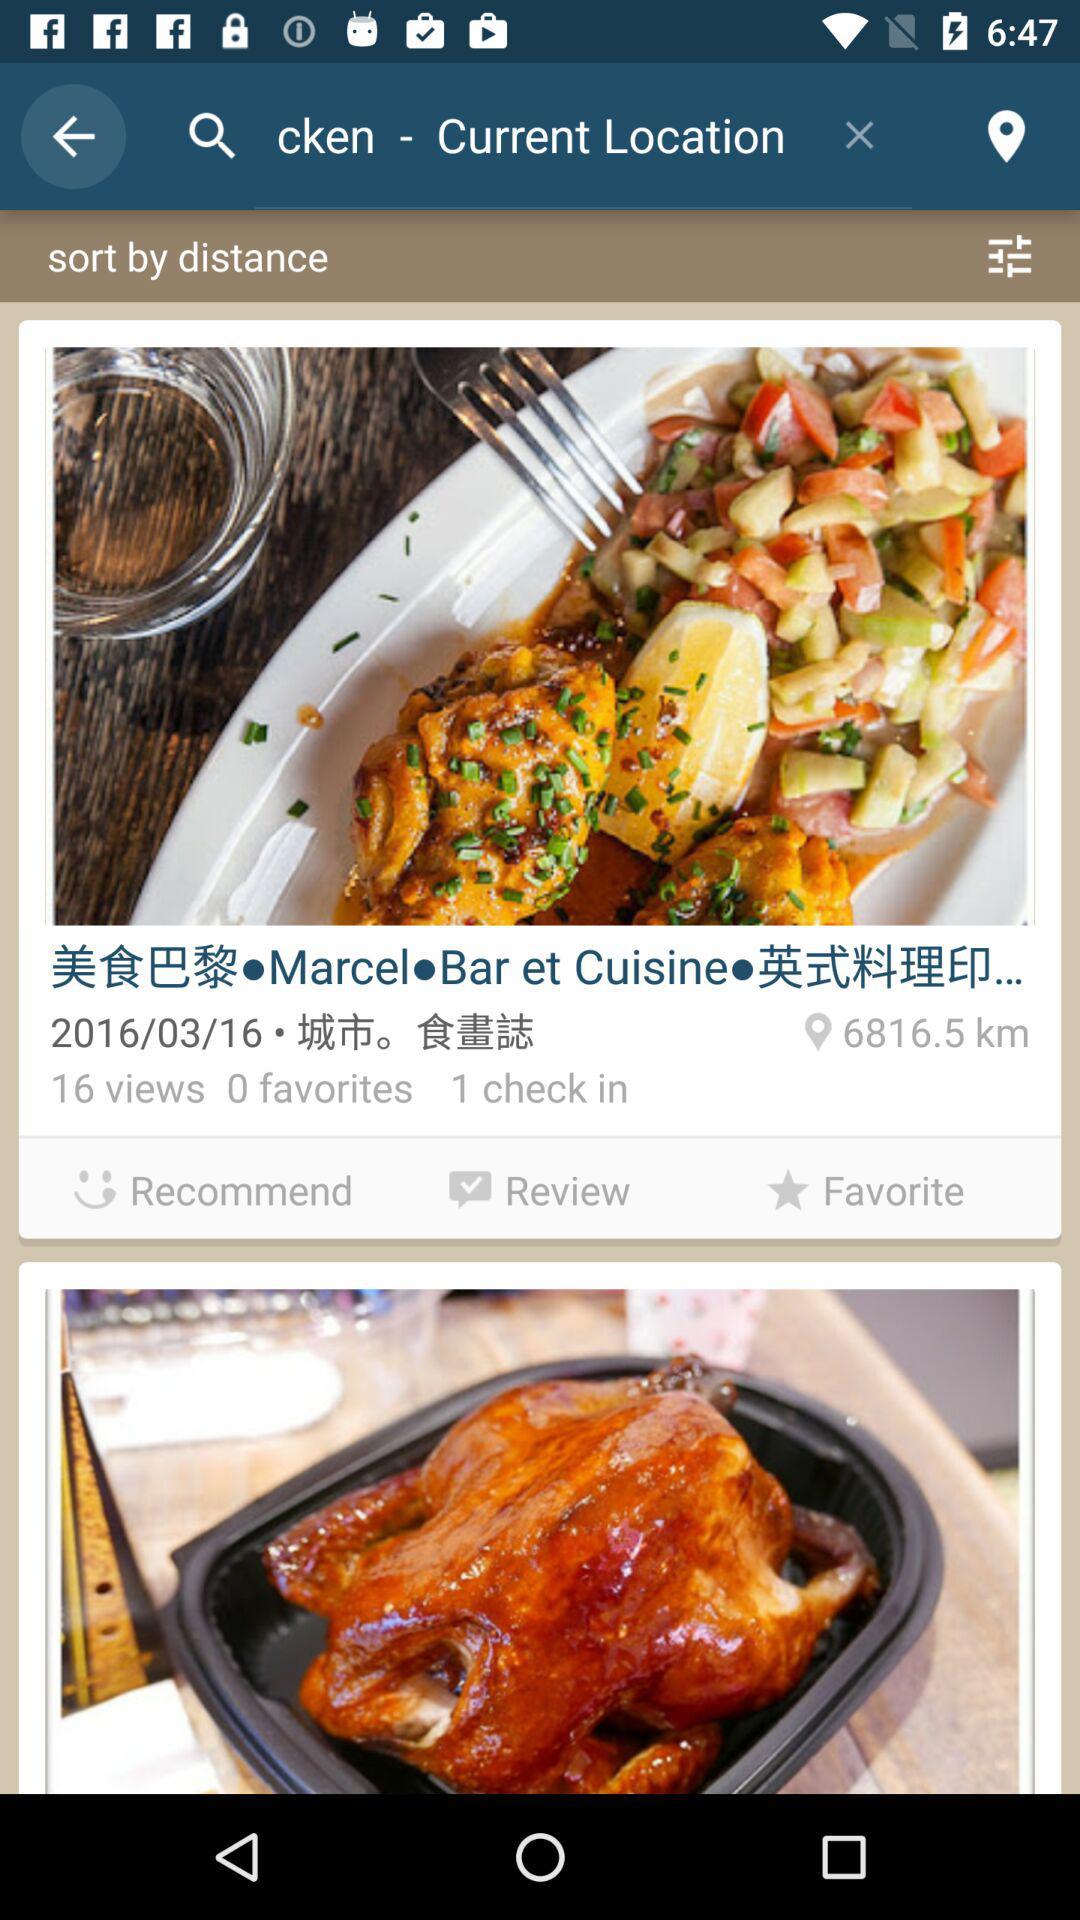 This screenshot has height=1920, width=1080. Describe the element at coordinates (72, 135) in the screenshot. I see `item above the sort by distance` at that location.